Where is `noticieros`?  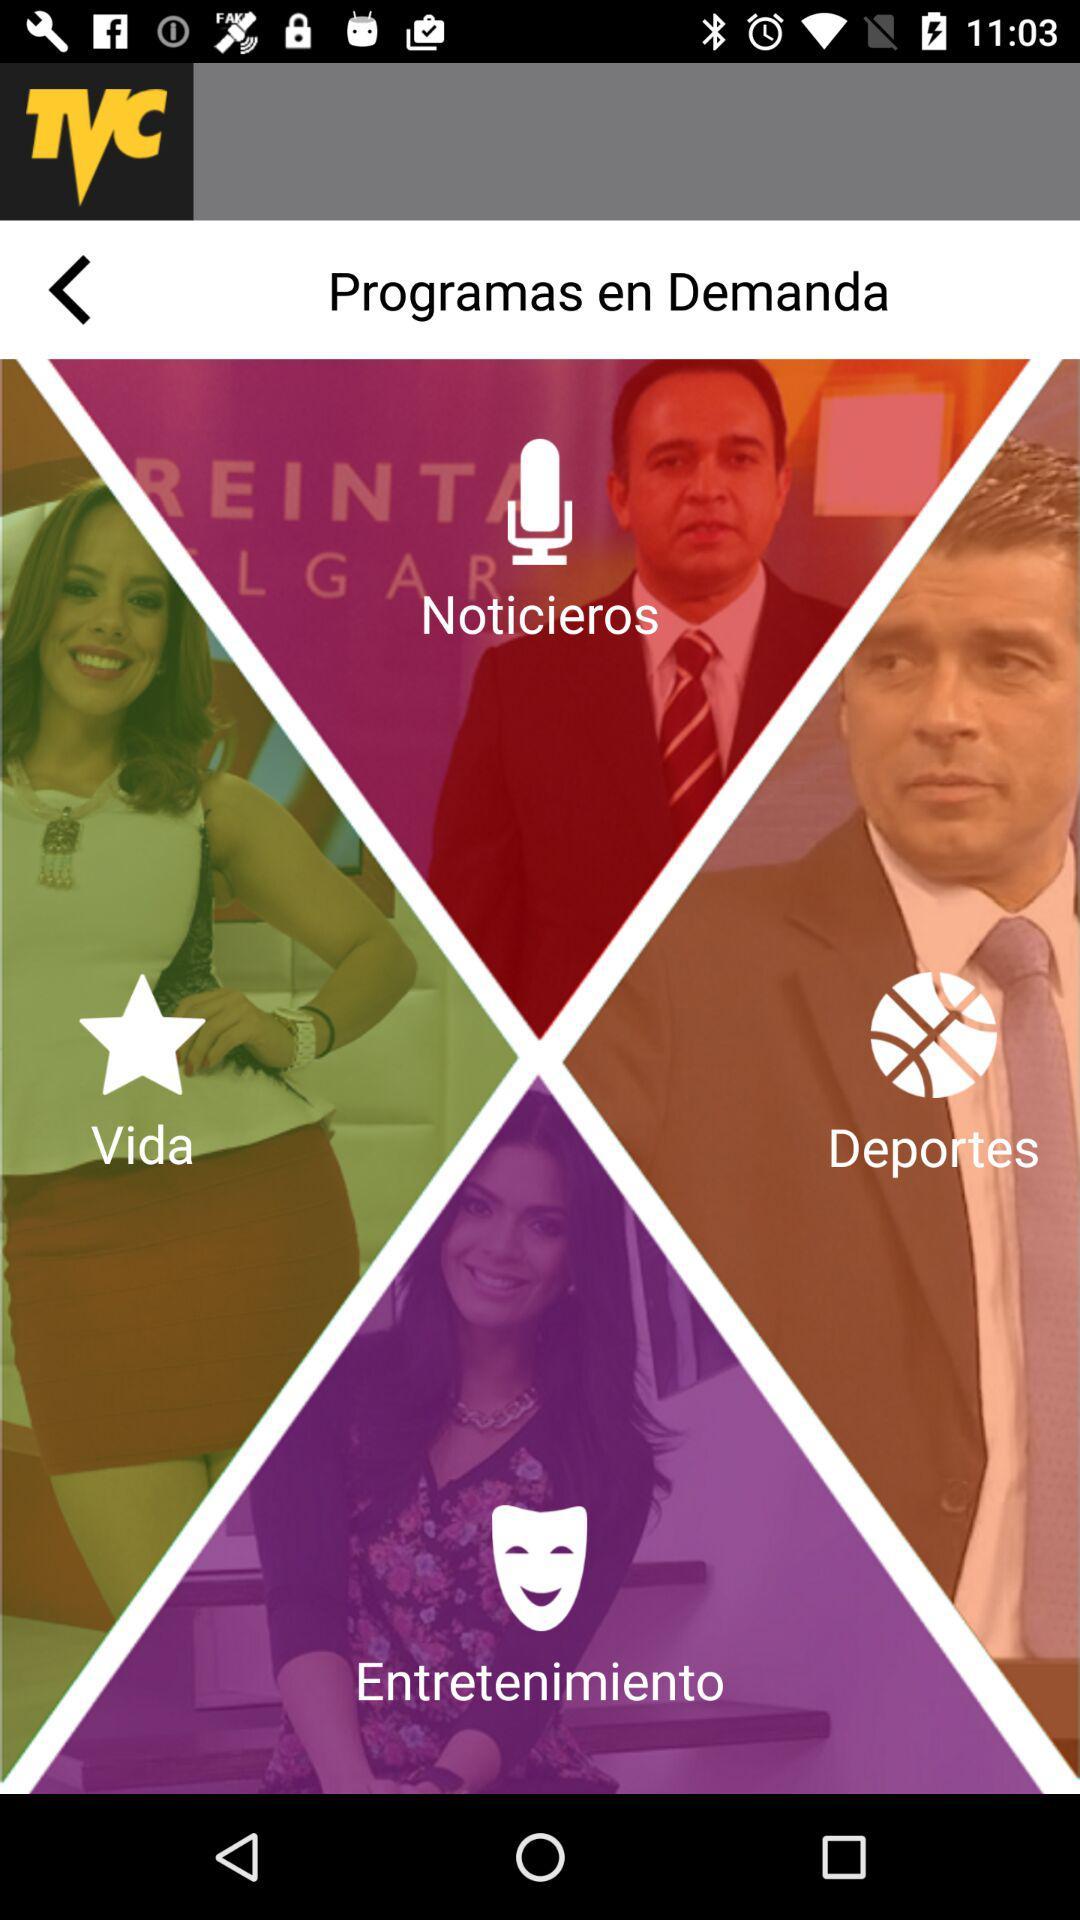 noticieros is located at coordinates (540, 543).